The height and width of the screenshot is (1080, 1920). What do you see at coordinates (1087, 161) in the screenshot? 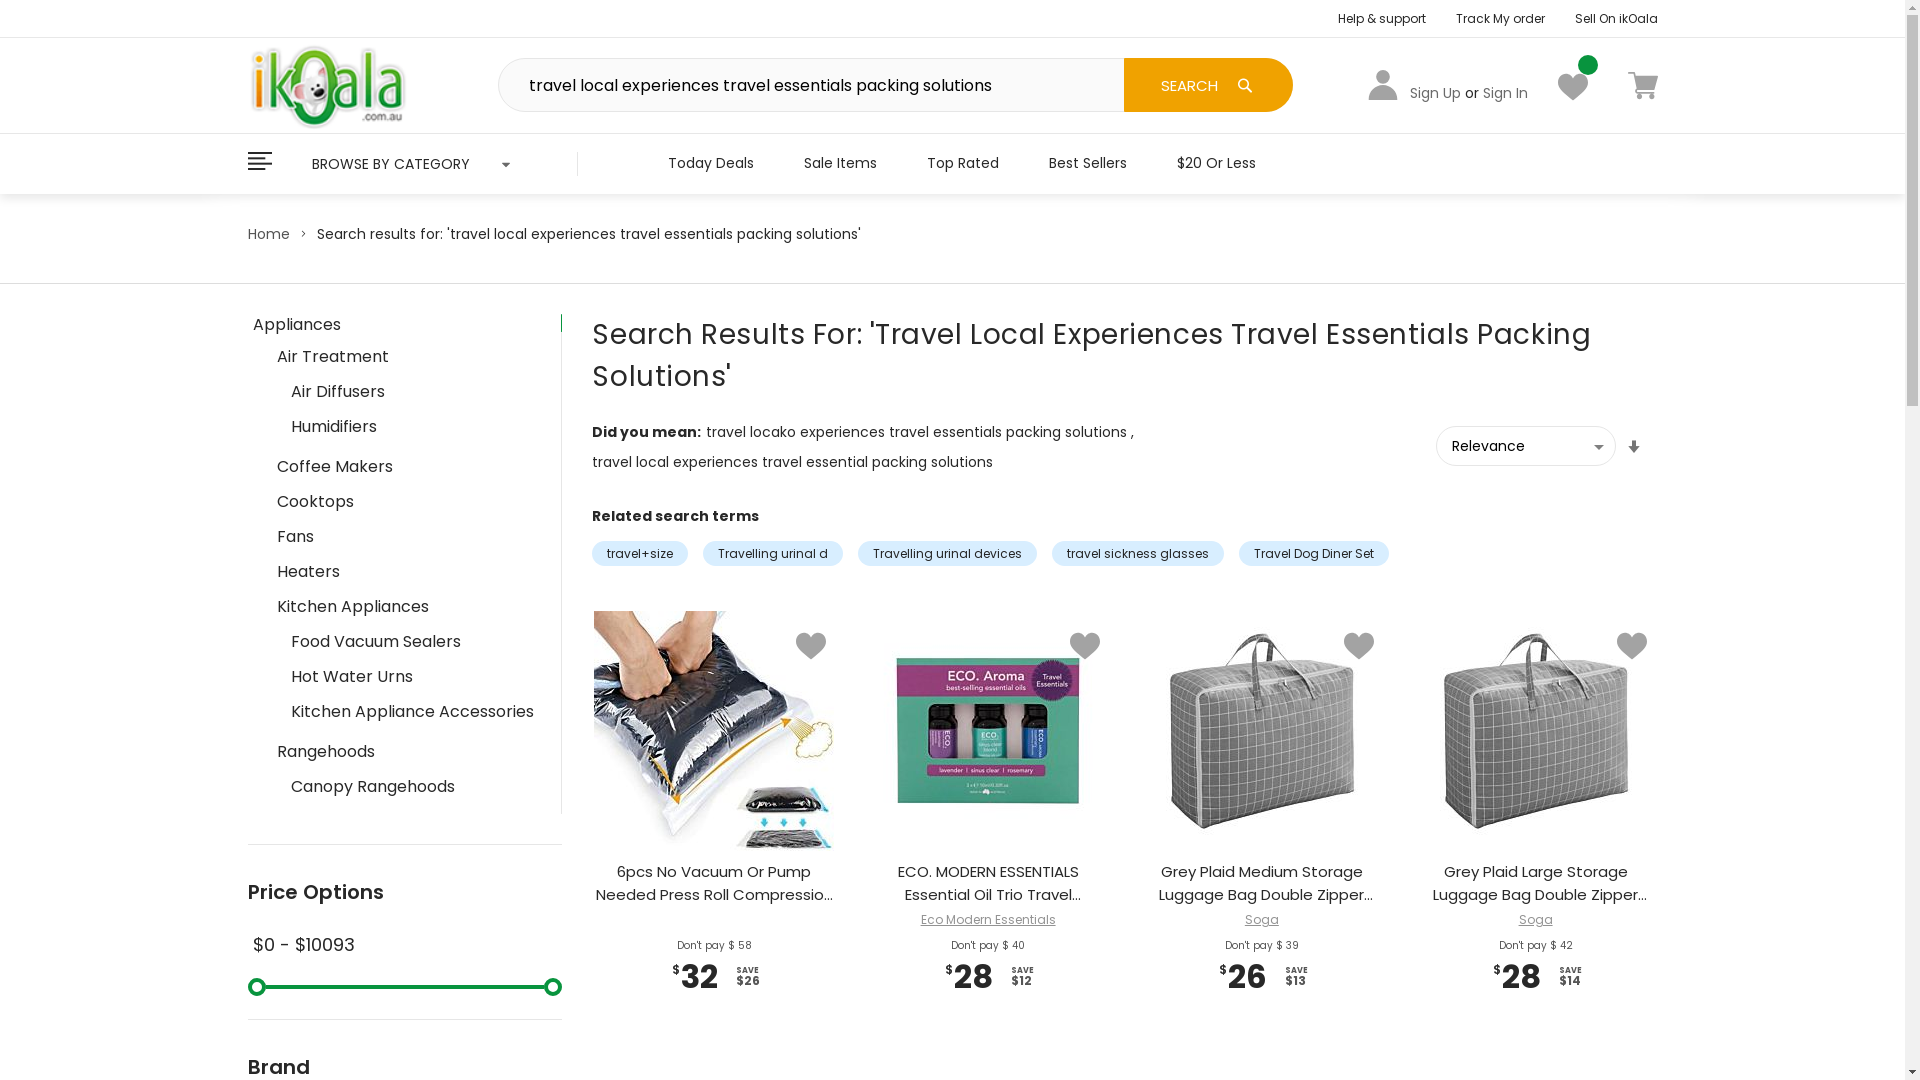
I see `'Best Sellers'` at bounding box center [1087, 161].